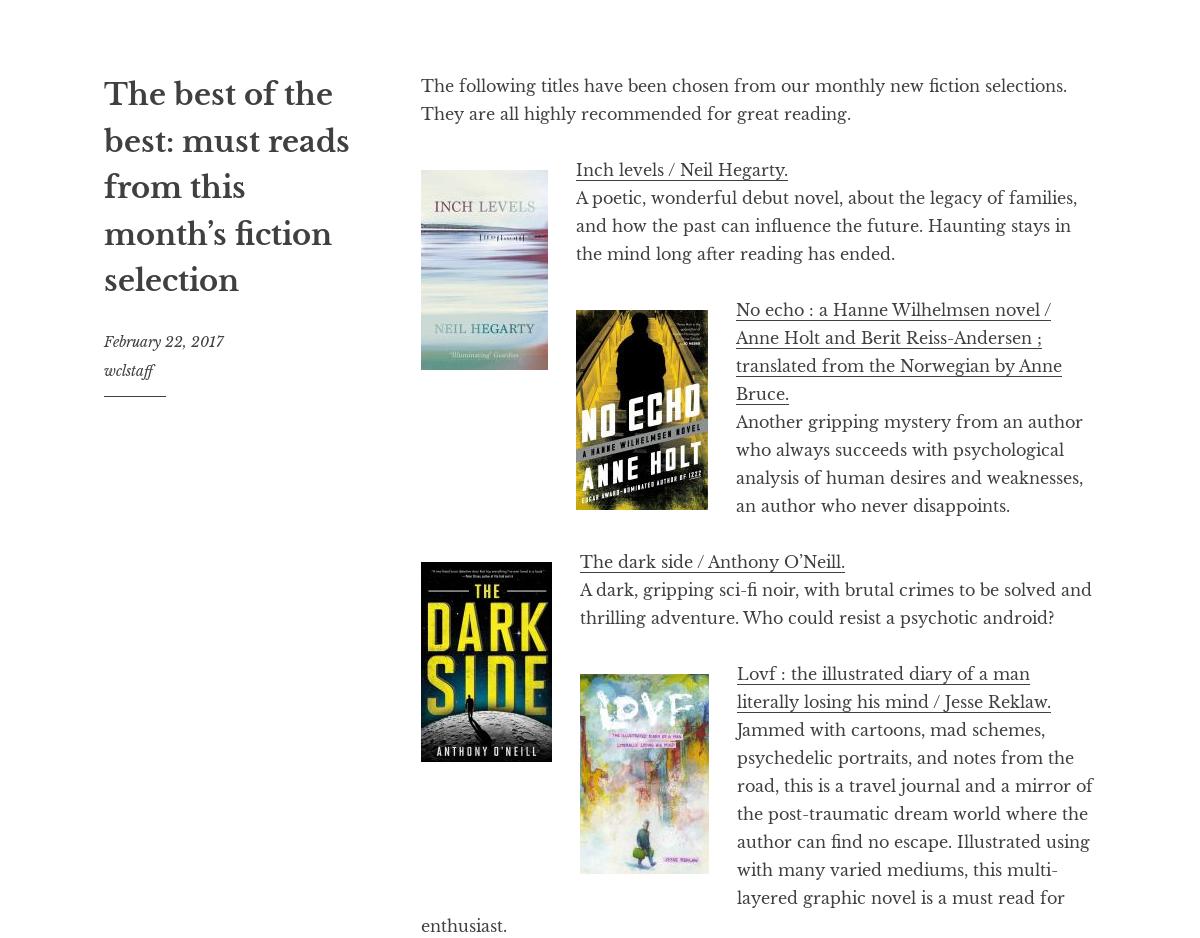 The width and height of the screenshot is (1200, 938). I want to click on 'The best of the best: must reads from this month’s fiction selection', so click(226, 186).